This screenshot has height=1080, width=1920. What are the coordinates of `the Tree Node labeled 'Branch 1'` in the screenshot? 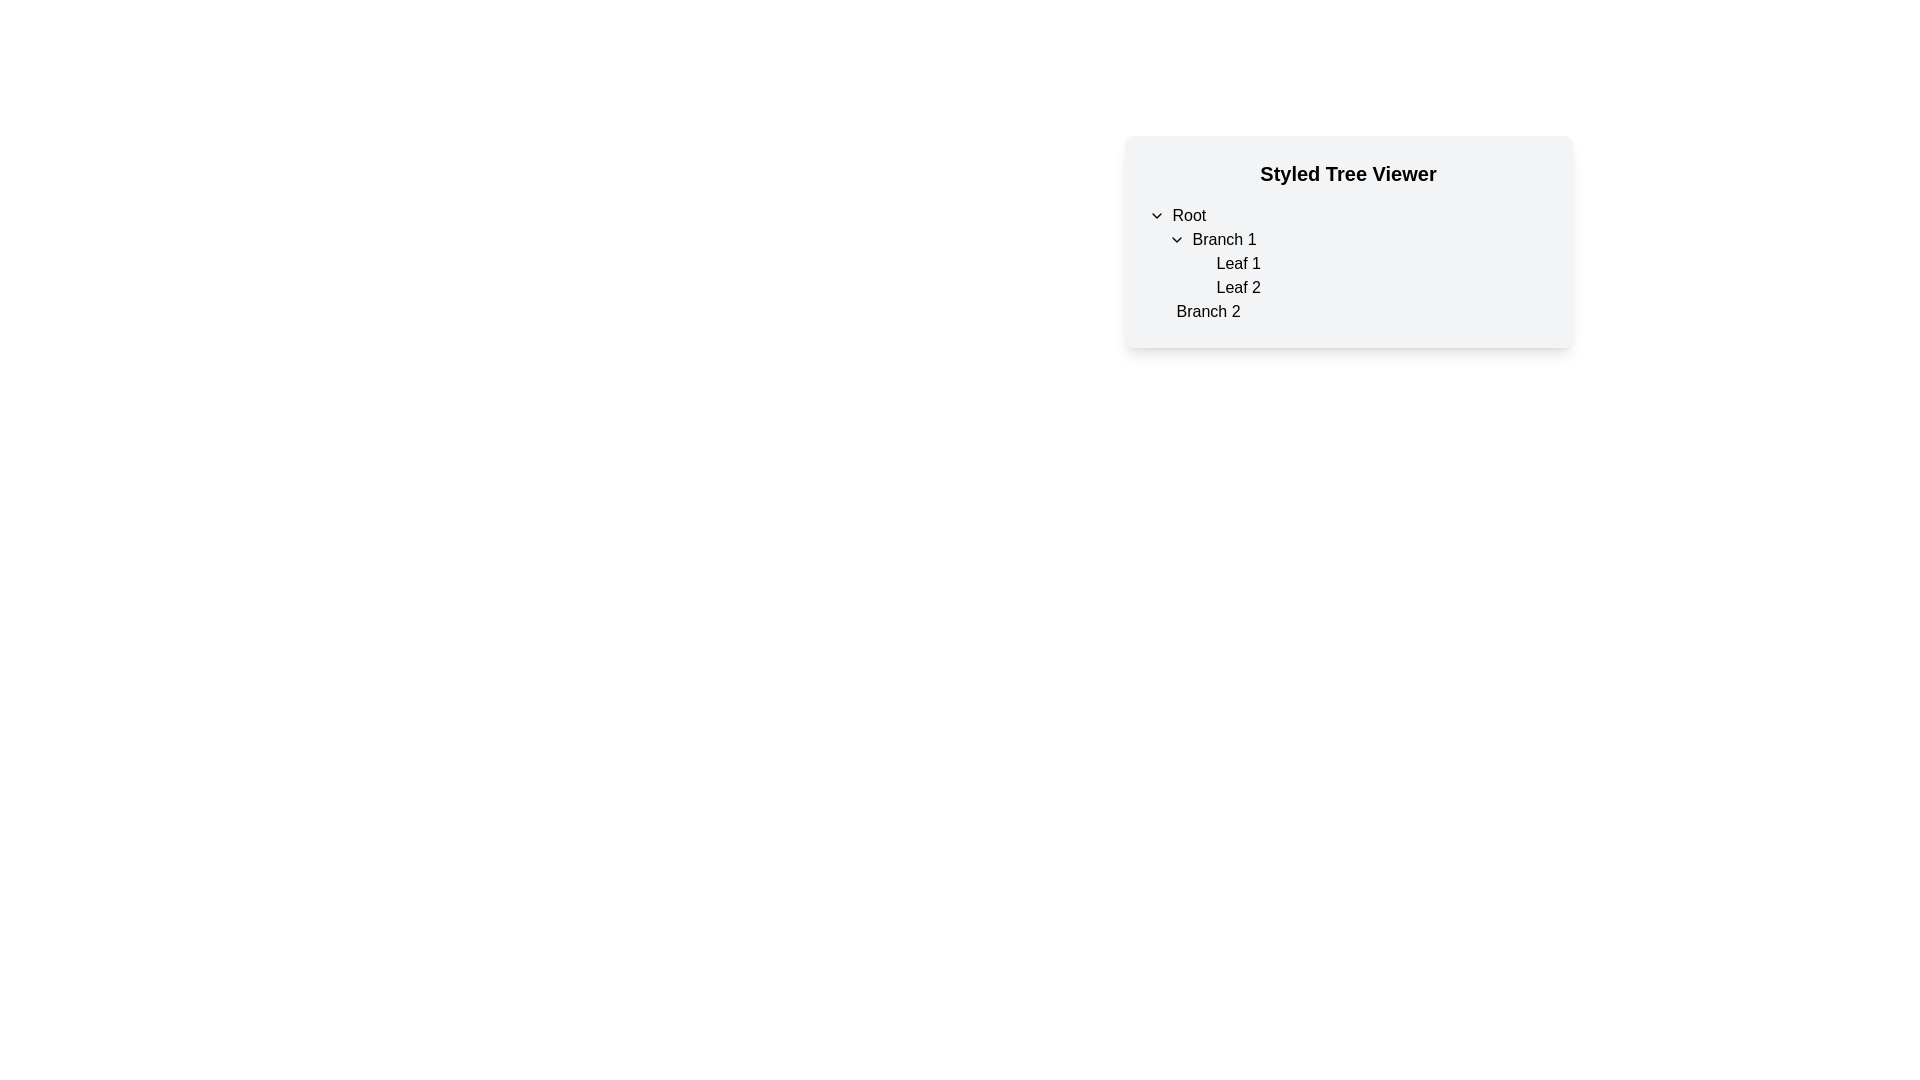 It's located at (1348, 262).